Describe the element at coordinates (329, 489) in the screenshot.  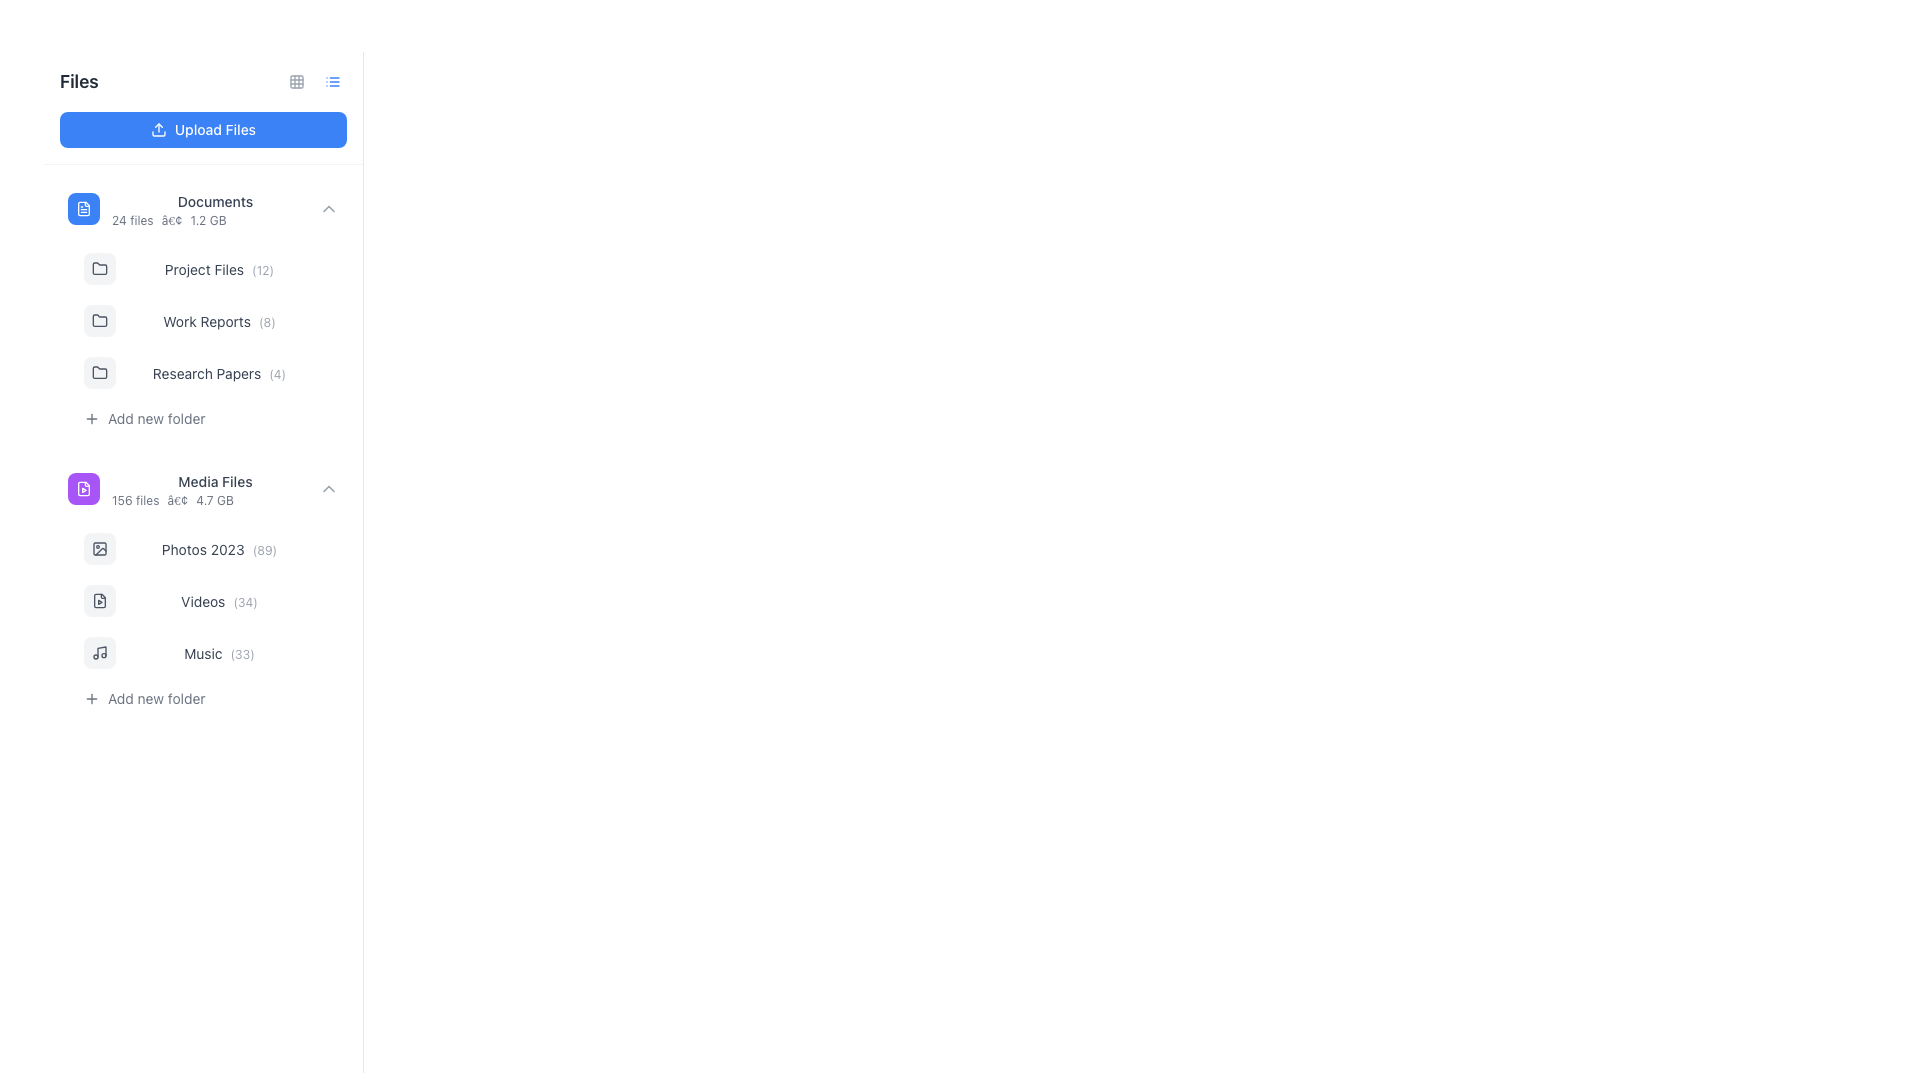
I see `the upward-pointing Chevron Icon (Toggle Indicator) located at the far-right side of the 'Media Files' row` at that location.